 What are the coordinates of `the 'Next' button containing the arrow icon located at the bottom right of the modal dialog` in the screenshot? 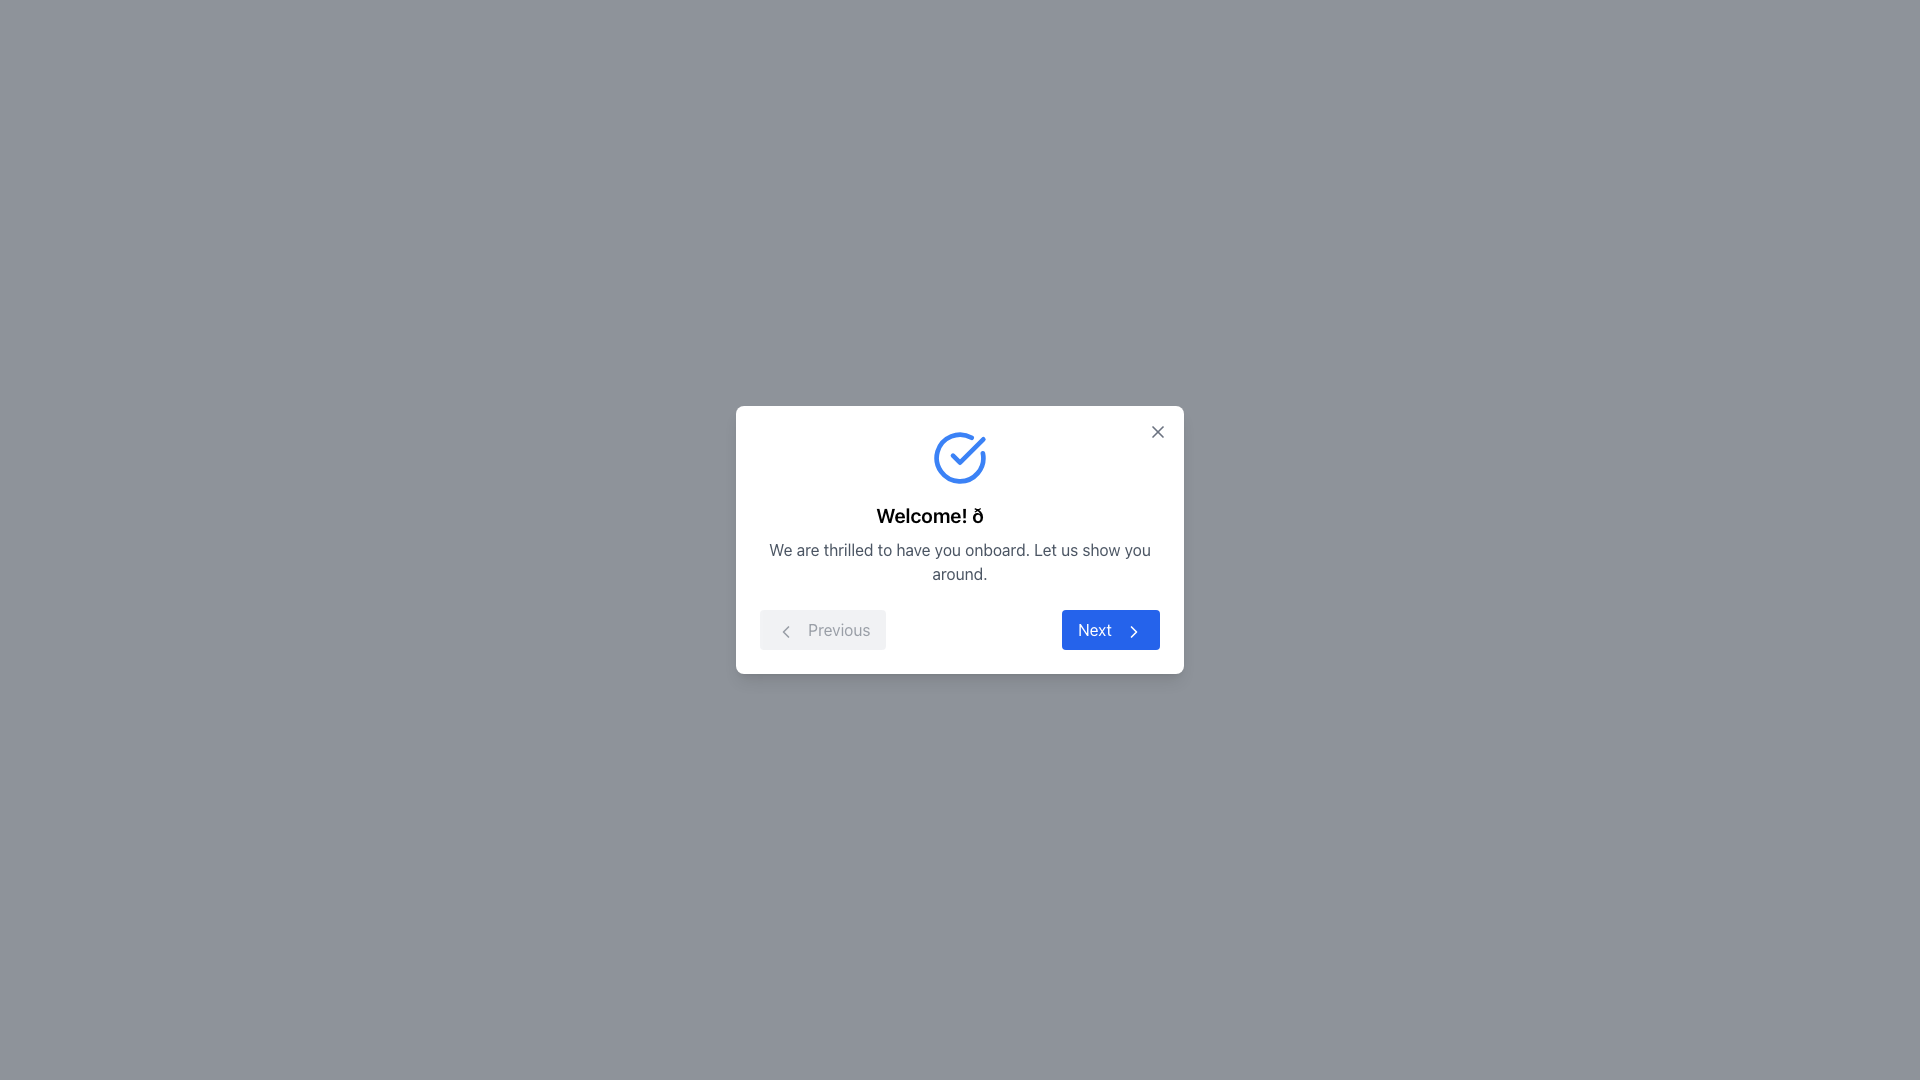 It's located at (1133, 631).